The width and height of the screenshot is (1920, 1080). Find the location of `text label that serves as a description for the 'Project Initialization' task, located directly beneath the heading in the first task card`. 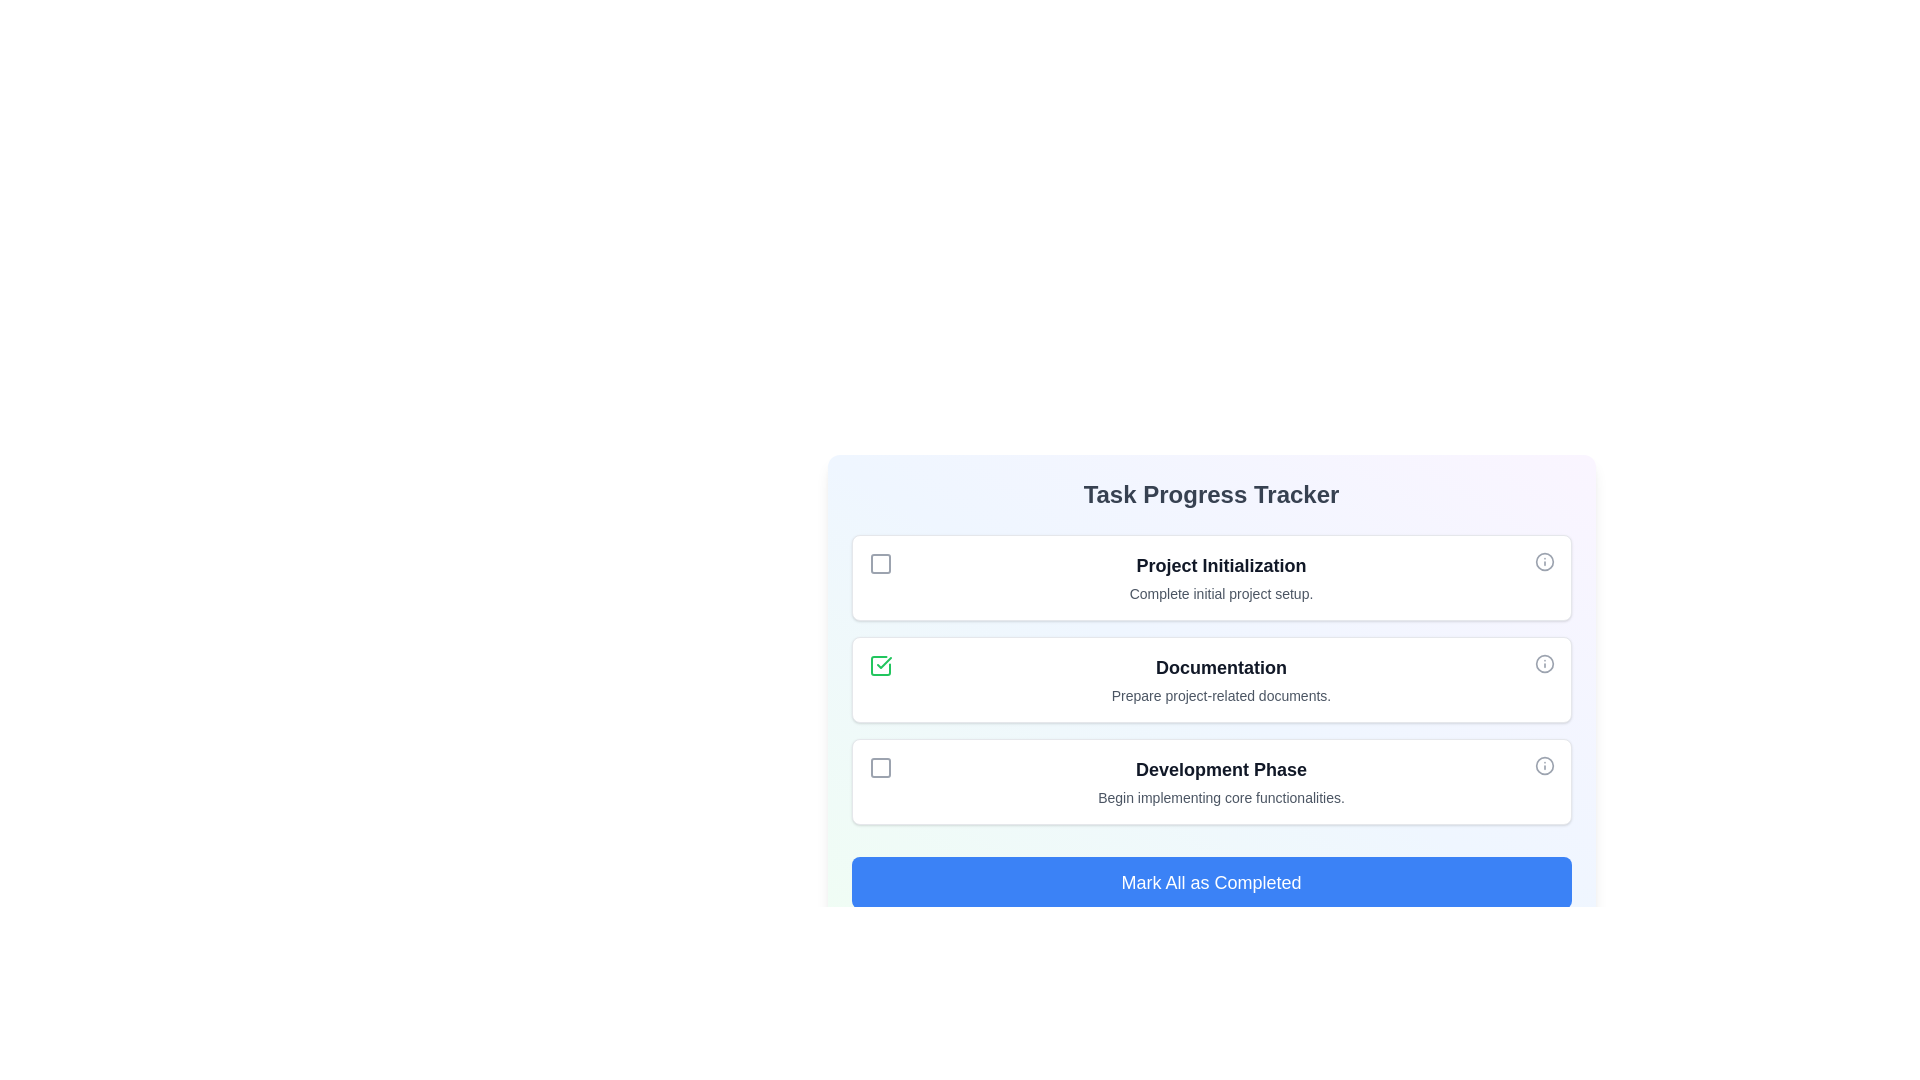

text label that serves as a description for the 'Project Initialization' task, located directly beneath the heading in the first task card is located at coordinates (1220, 593).